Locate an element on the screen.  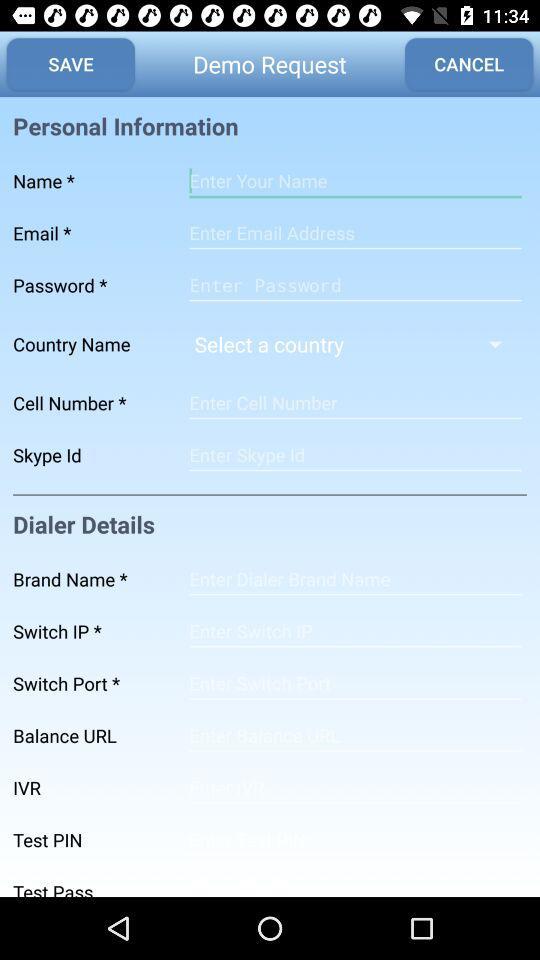
text input is located at coordinates (354, 233).